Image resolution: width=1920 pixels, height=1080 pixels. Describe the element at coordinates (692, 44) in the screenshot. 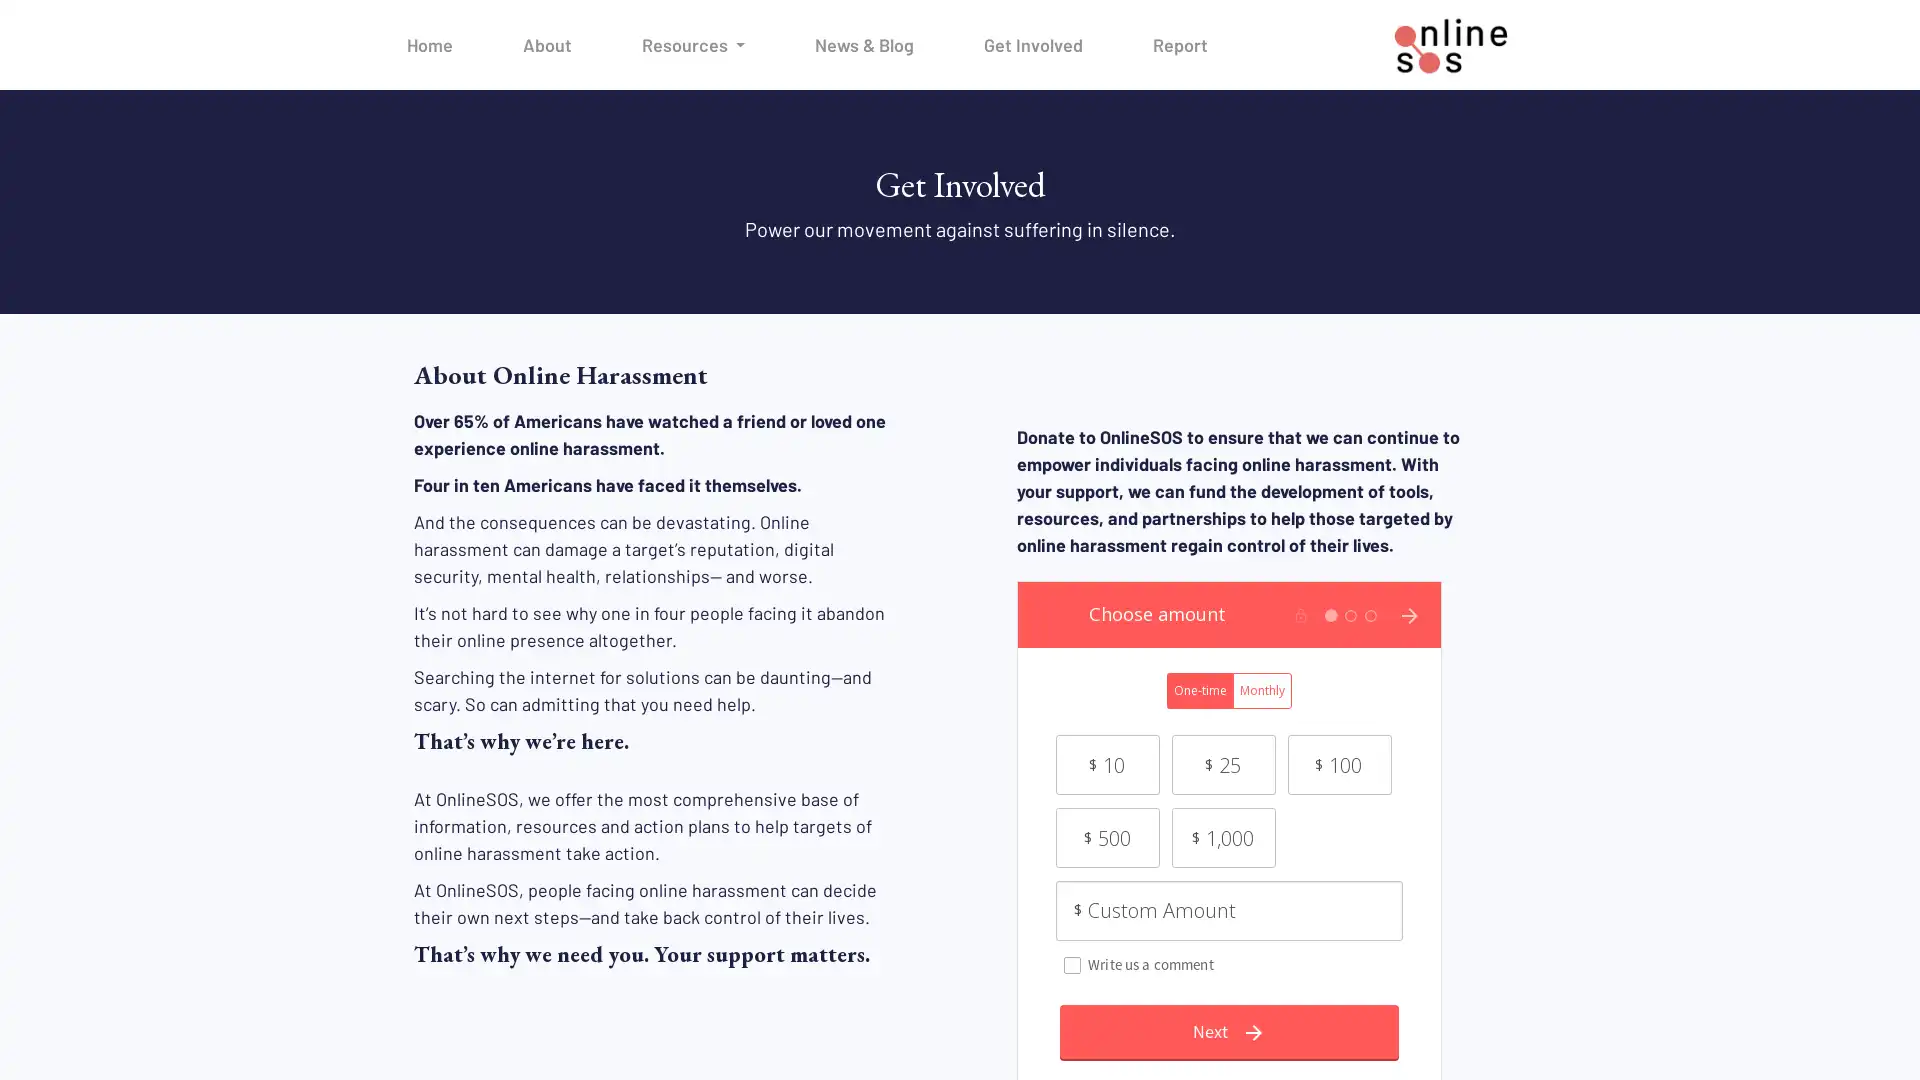

I see `Resources` at that location.